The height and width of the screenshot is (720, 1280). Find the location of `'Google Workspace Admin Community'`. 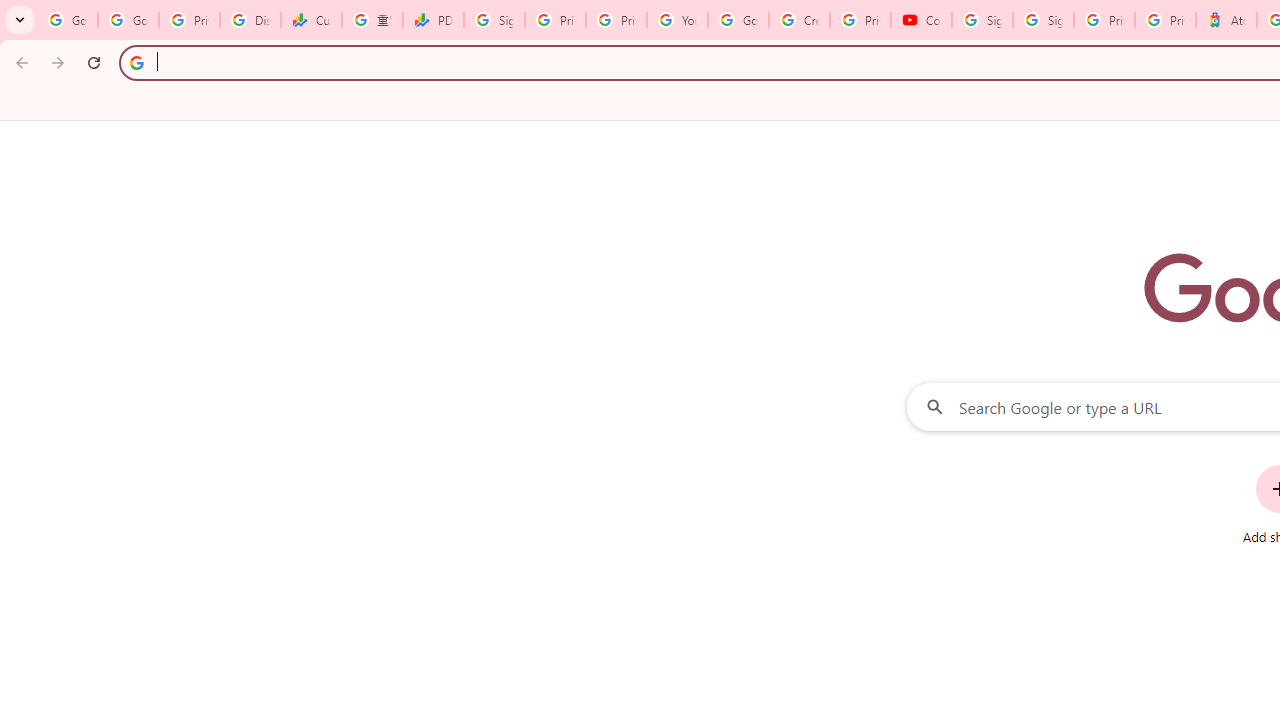

'Google Workspace Admin Community' is located at coordinates (67, 20).